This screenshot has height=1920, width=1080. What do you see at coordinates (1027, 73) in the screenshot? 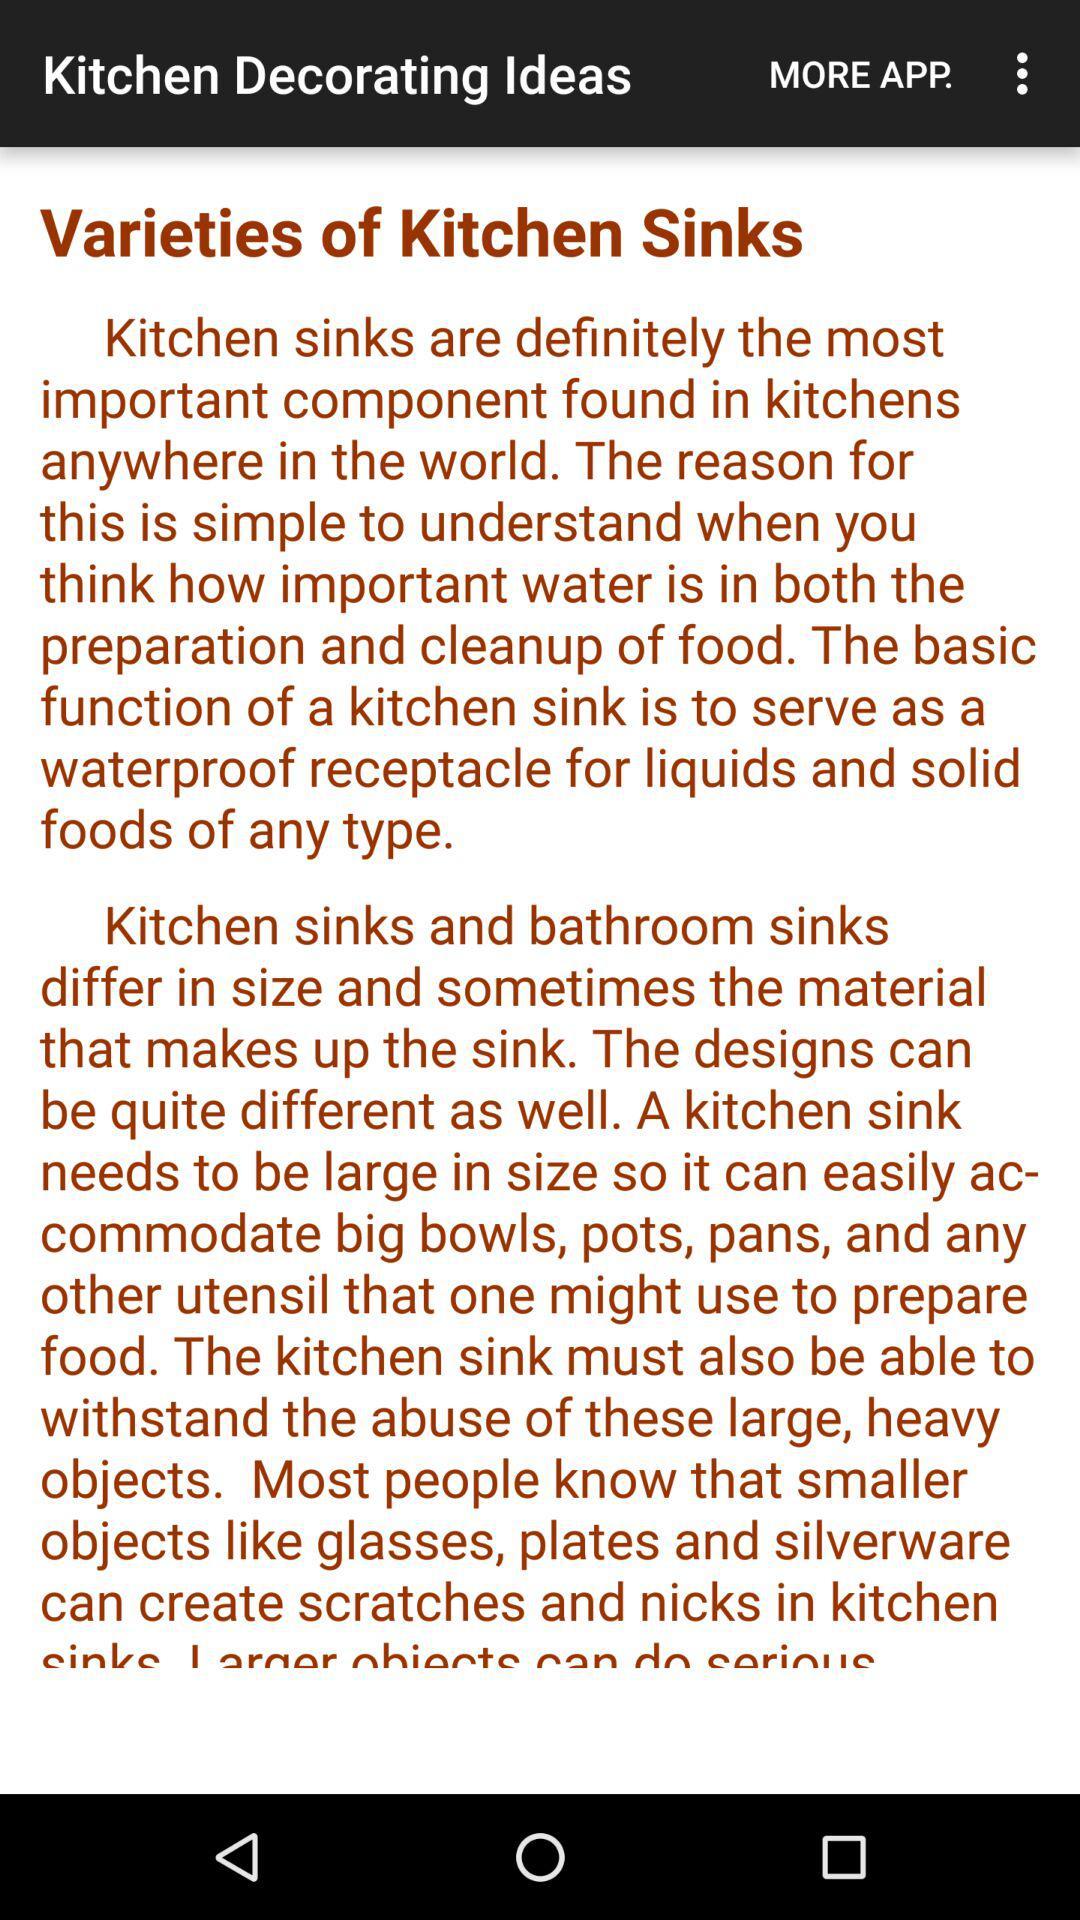
I see `item above the varieties of kitchen item` at bounding box center [1027, 73].